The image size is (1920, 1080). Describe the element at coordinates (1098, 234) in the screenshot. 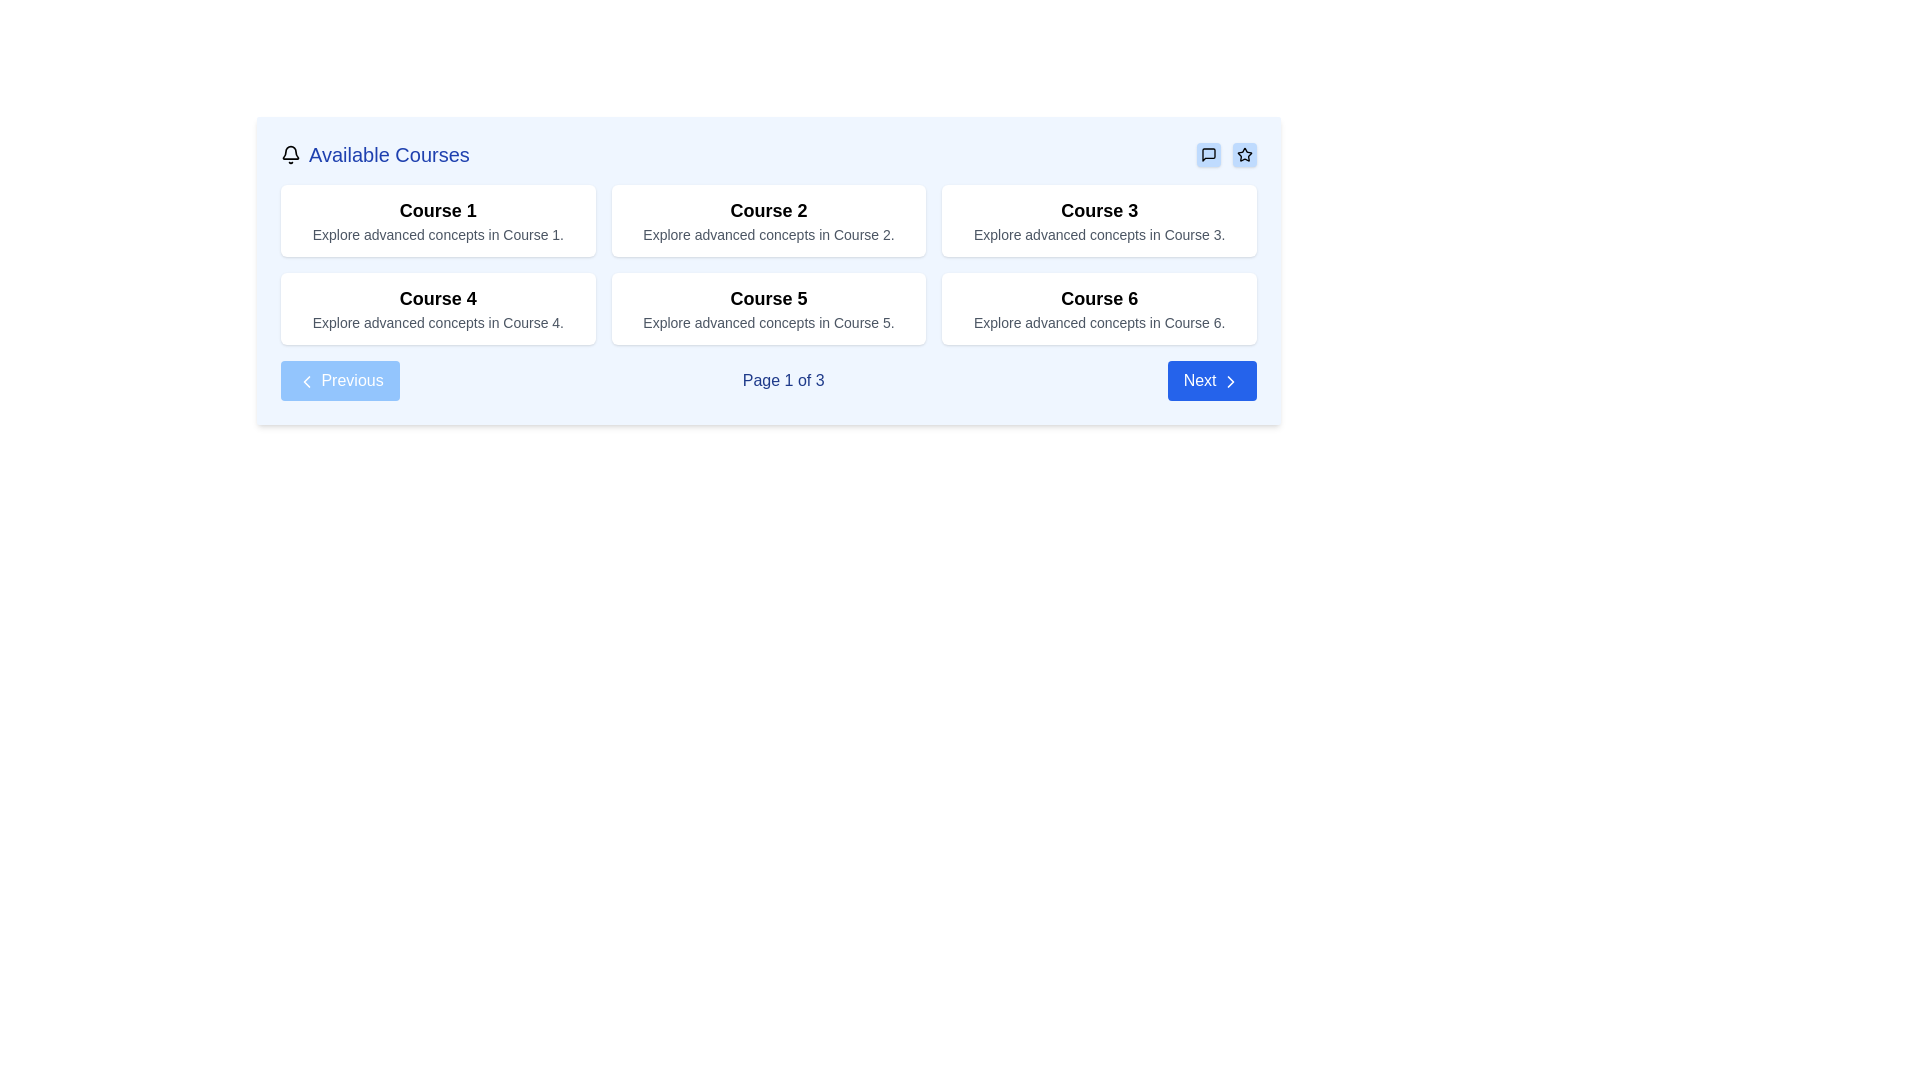

I see `the text label reading 'Explore advanced concepts in Course 3,' which is located under the header 'Course 3' and styled in a smaller, lighter gray font` at that location.